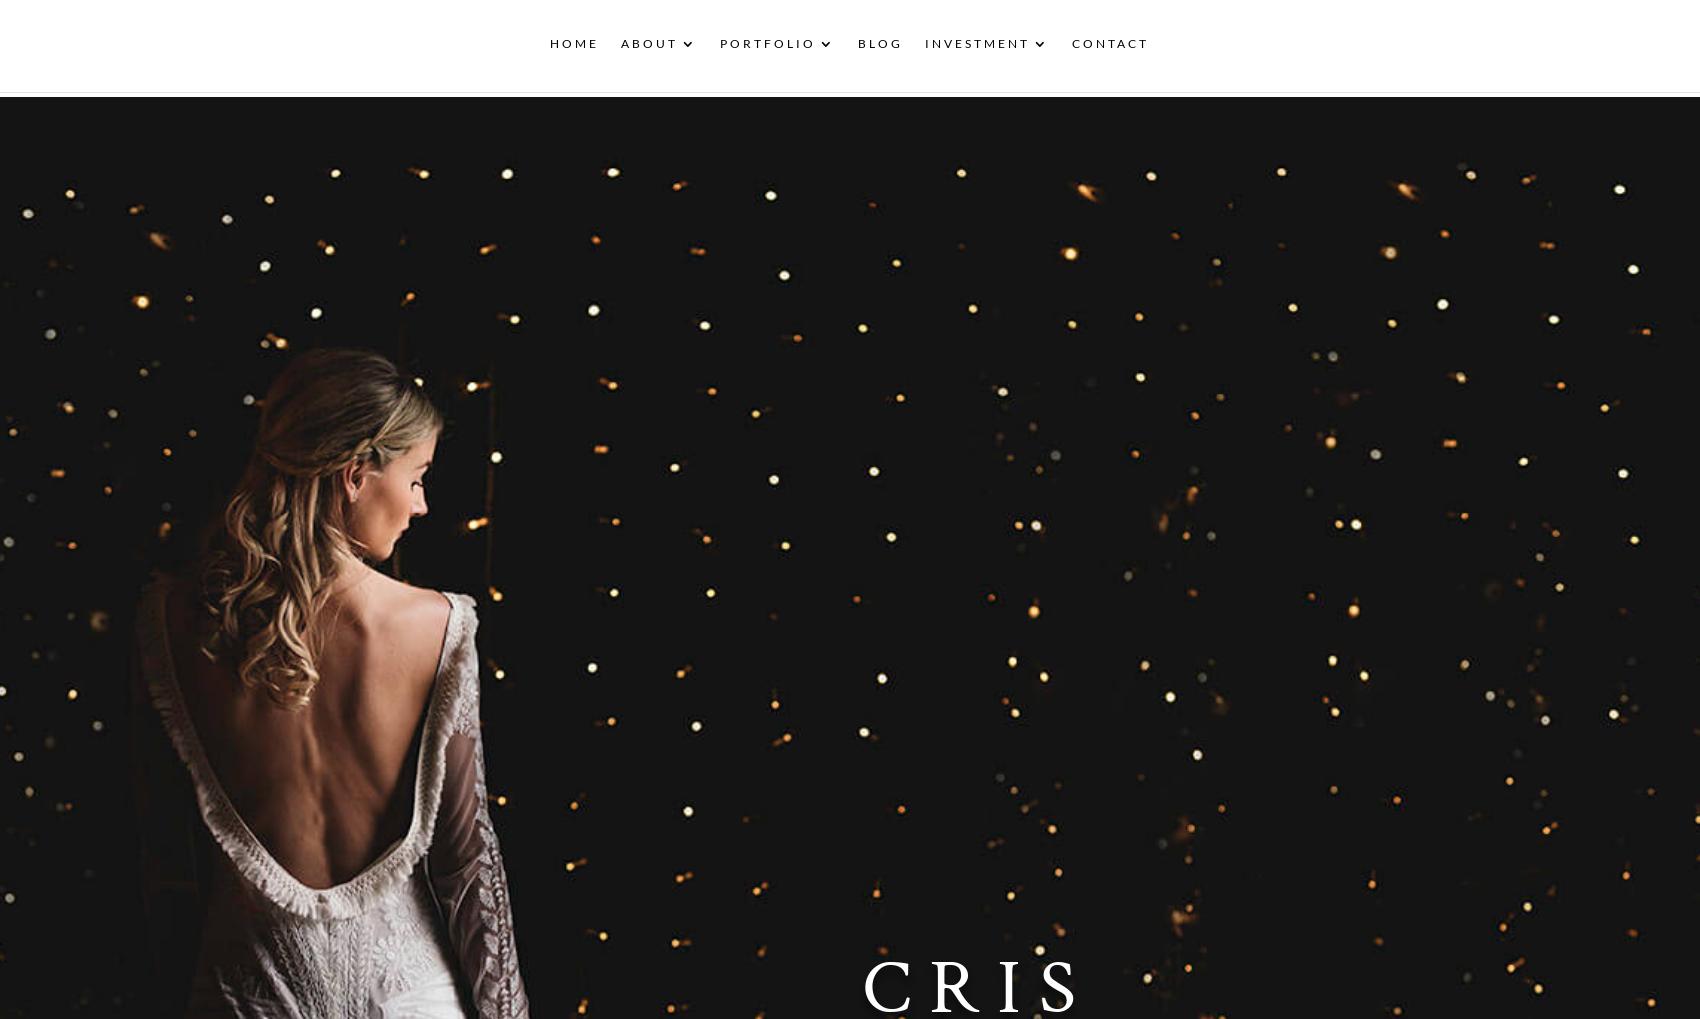 This screenshot has width=1700, height=1019. Describe the element at coordinates (879, 49) in the screenshot. I see `'Blog'` at that location.